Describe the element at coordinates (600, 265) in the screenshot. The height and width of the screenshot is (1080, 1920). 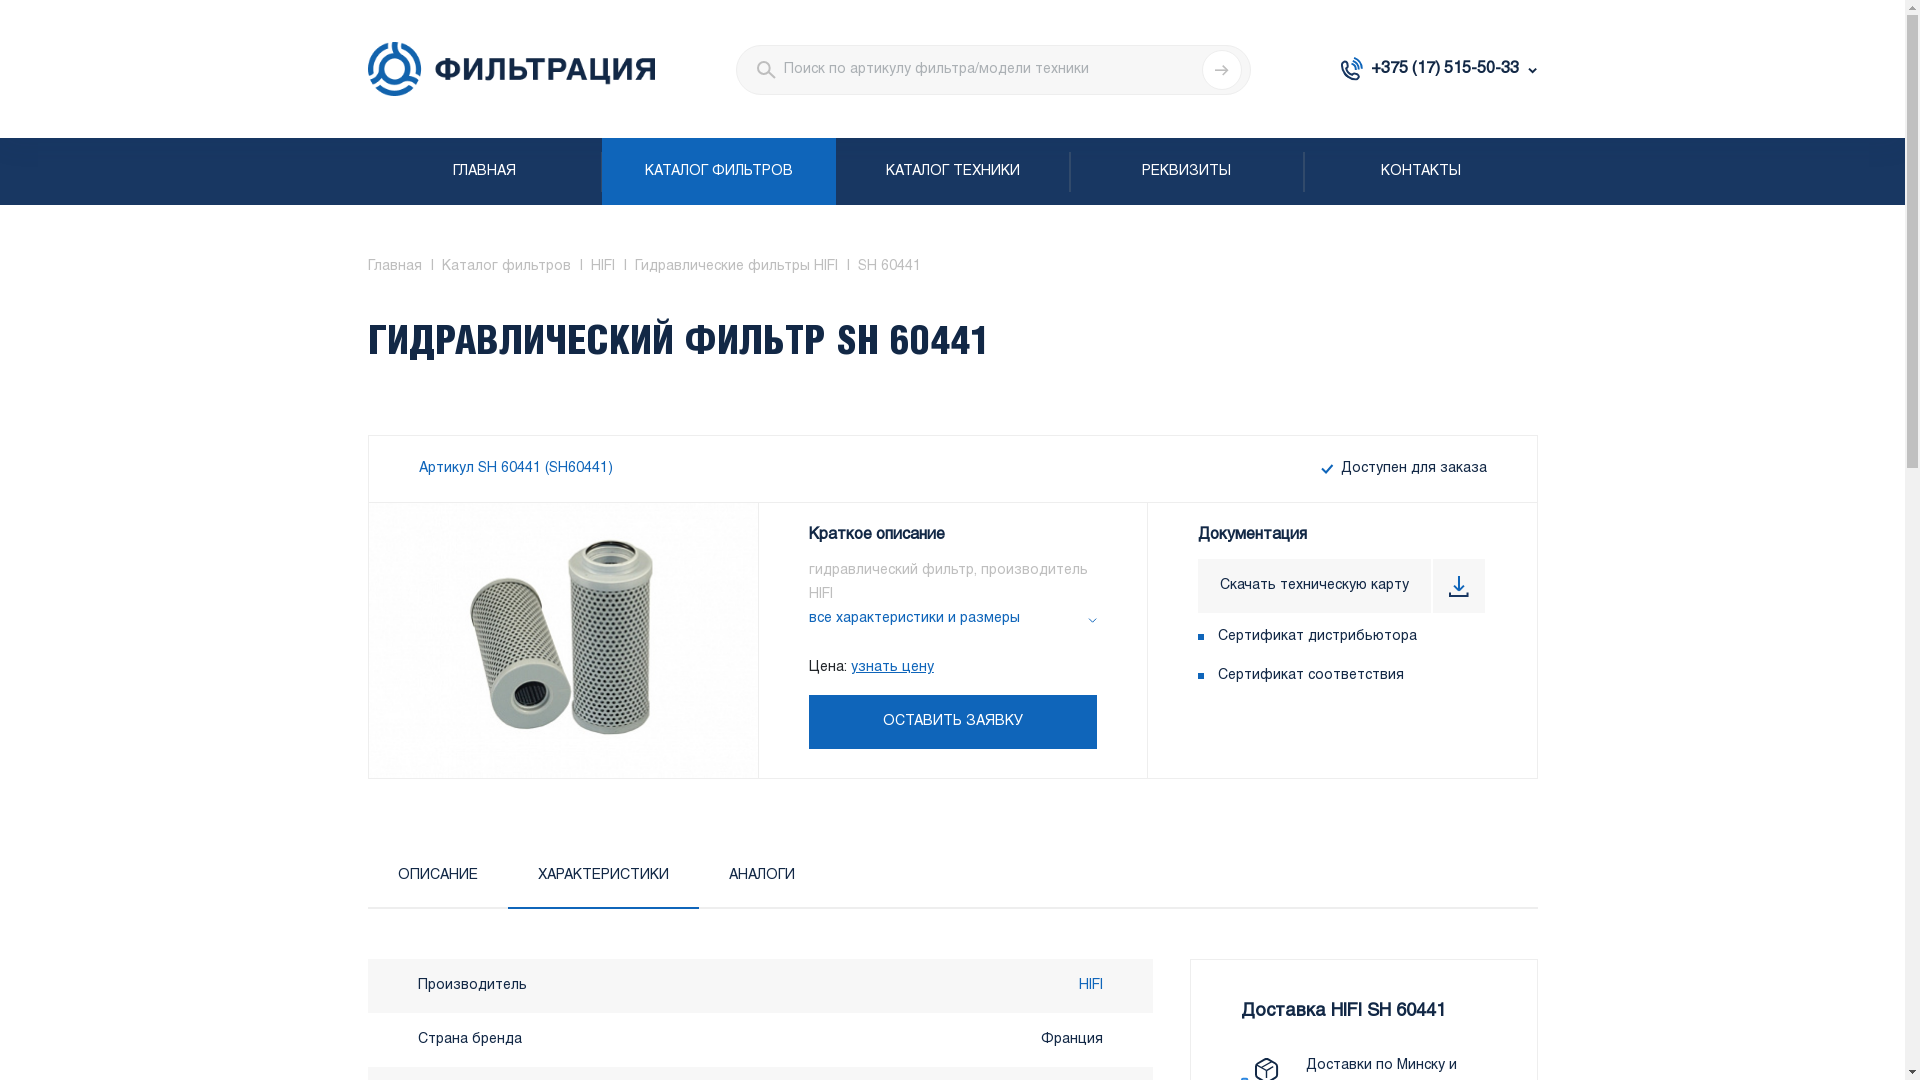
I see `'HIFI'` at that location.